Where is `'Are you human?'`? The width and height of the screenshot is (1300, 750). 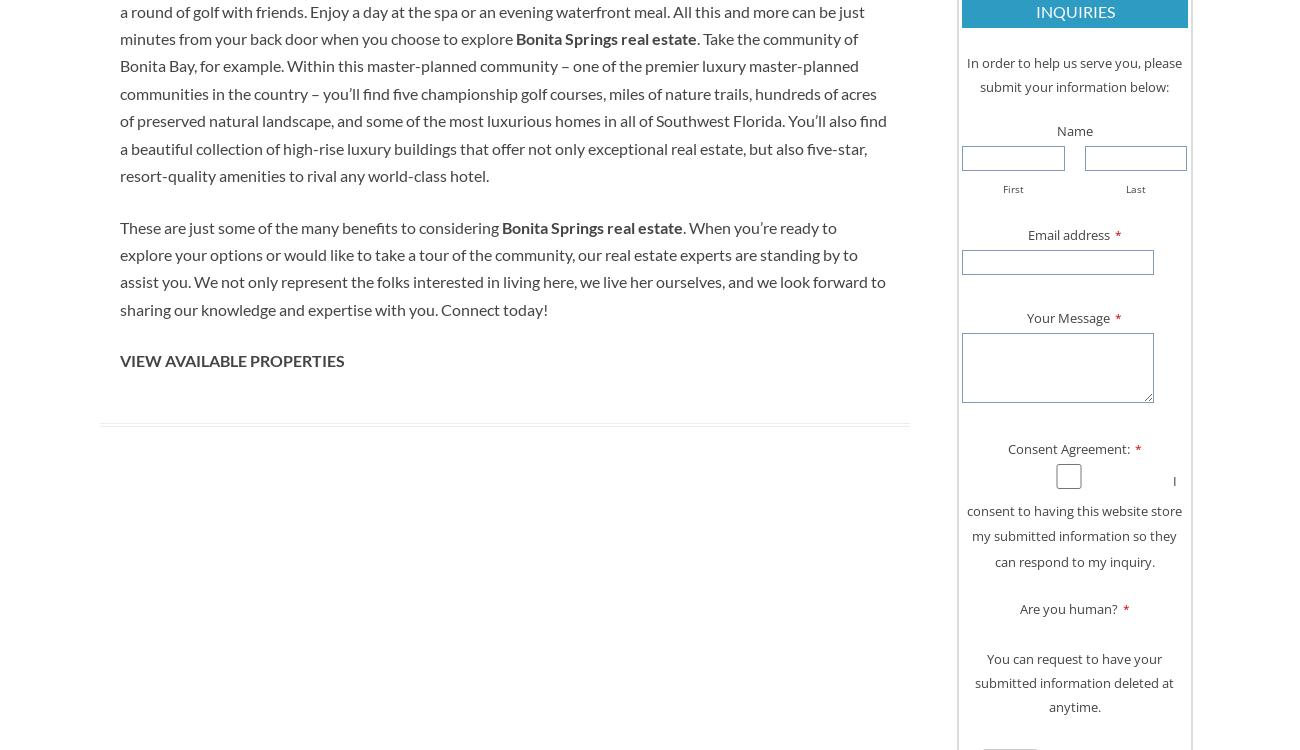 'Are you human?' is located at coordinates (1067, 607).